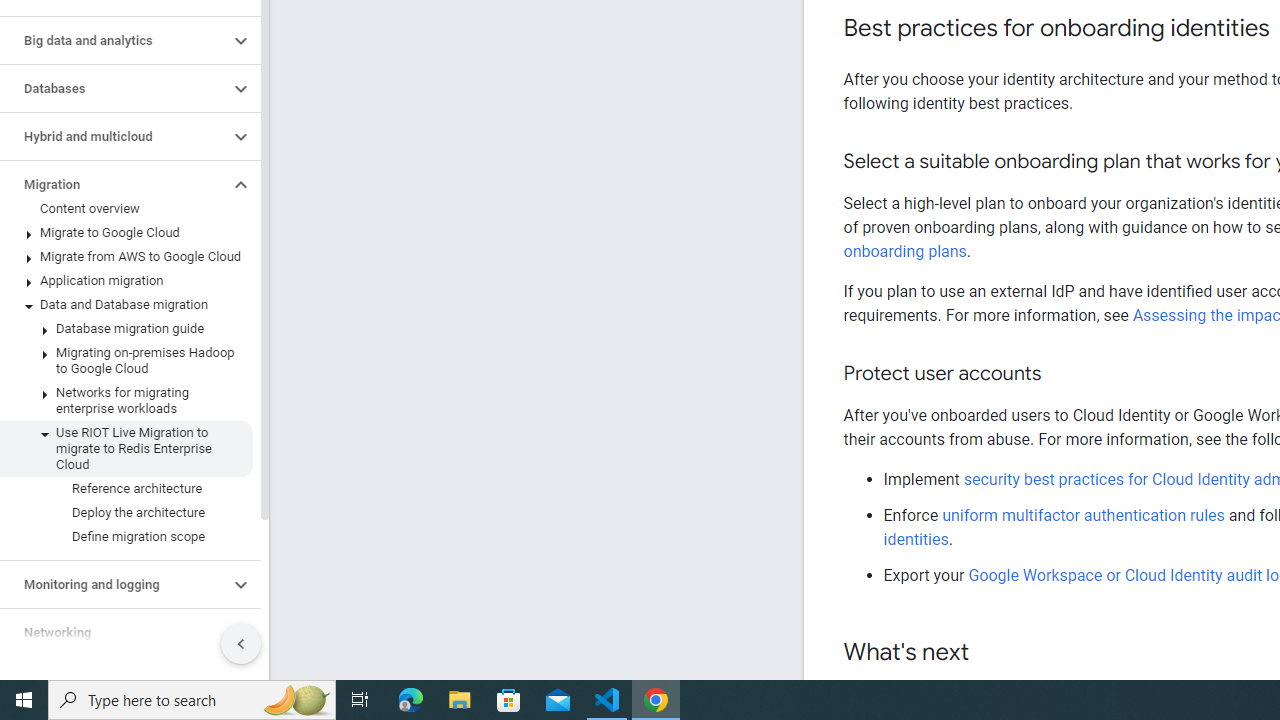 The width and height of the screenshot is (1280, 720). Describe the element at coordinates (125, 304) in the screenshot. I see `'Data and Database migration'` at that location.